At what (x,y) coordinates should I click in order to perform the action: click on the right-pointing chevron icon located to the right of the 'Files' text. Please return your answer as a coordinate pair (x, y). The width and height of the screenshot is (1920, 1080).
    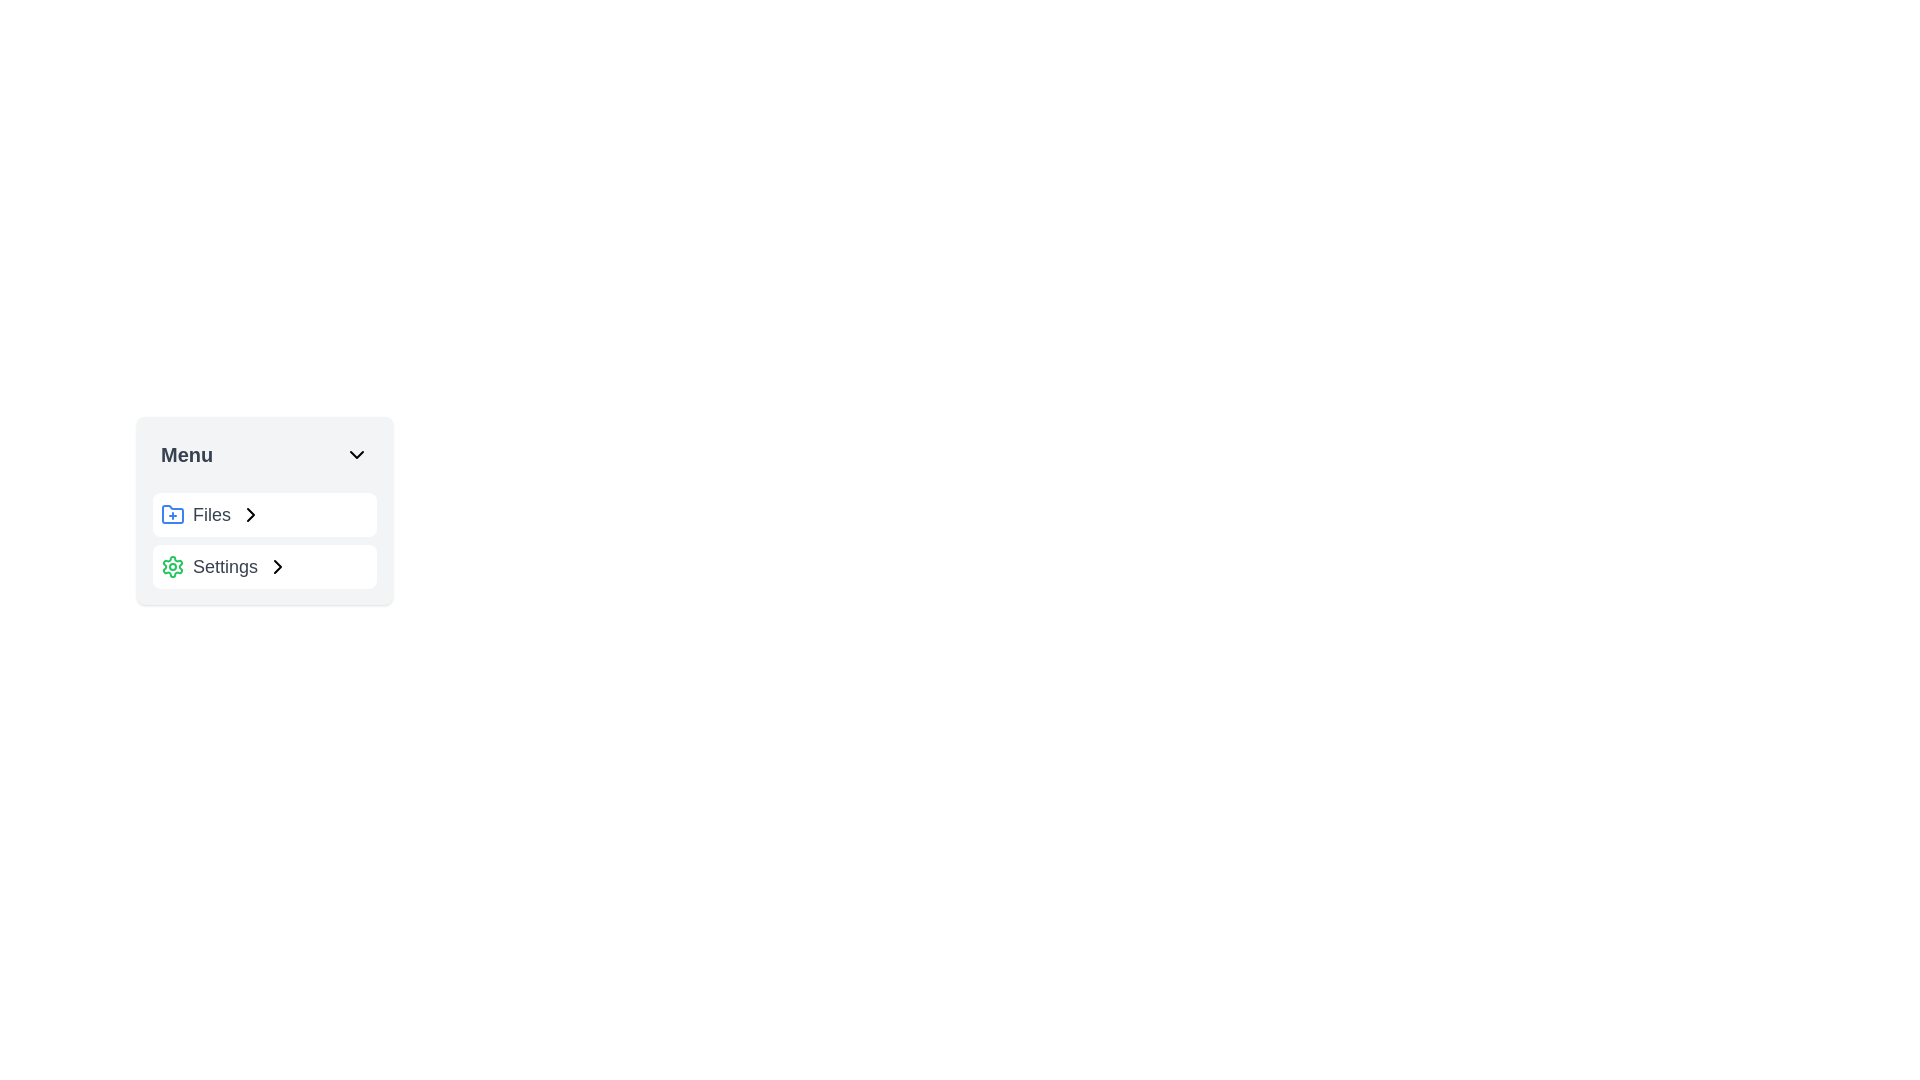
    Looking at the image, I should click on (249, 514).